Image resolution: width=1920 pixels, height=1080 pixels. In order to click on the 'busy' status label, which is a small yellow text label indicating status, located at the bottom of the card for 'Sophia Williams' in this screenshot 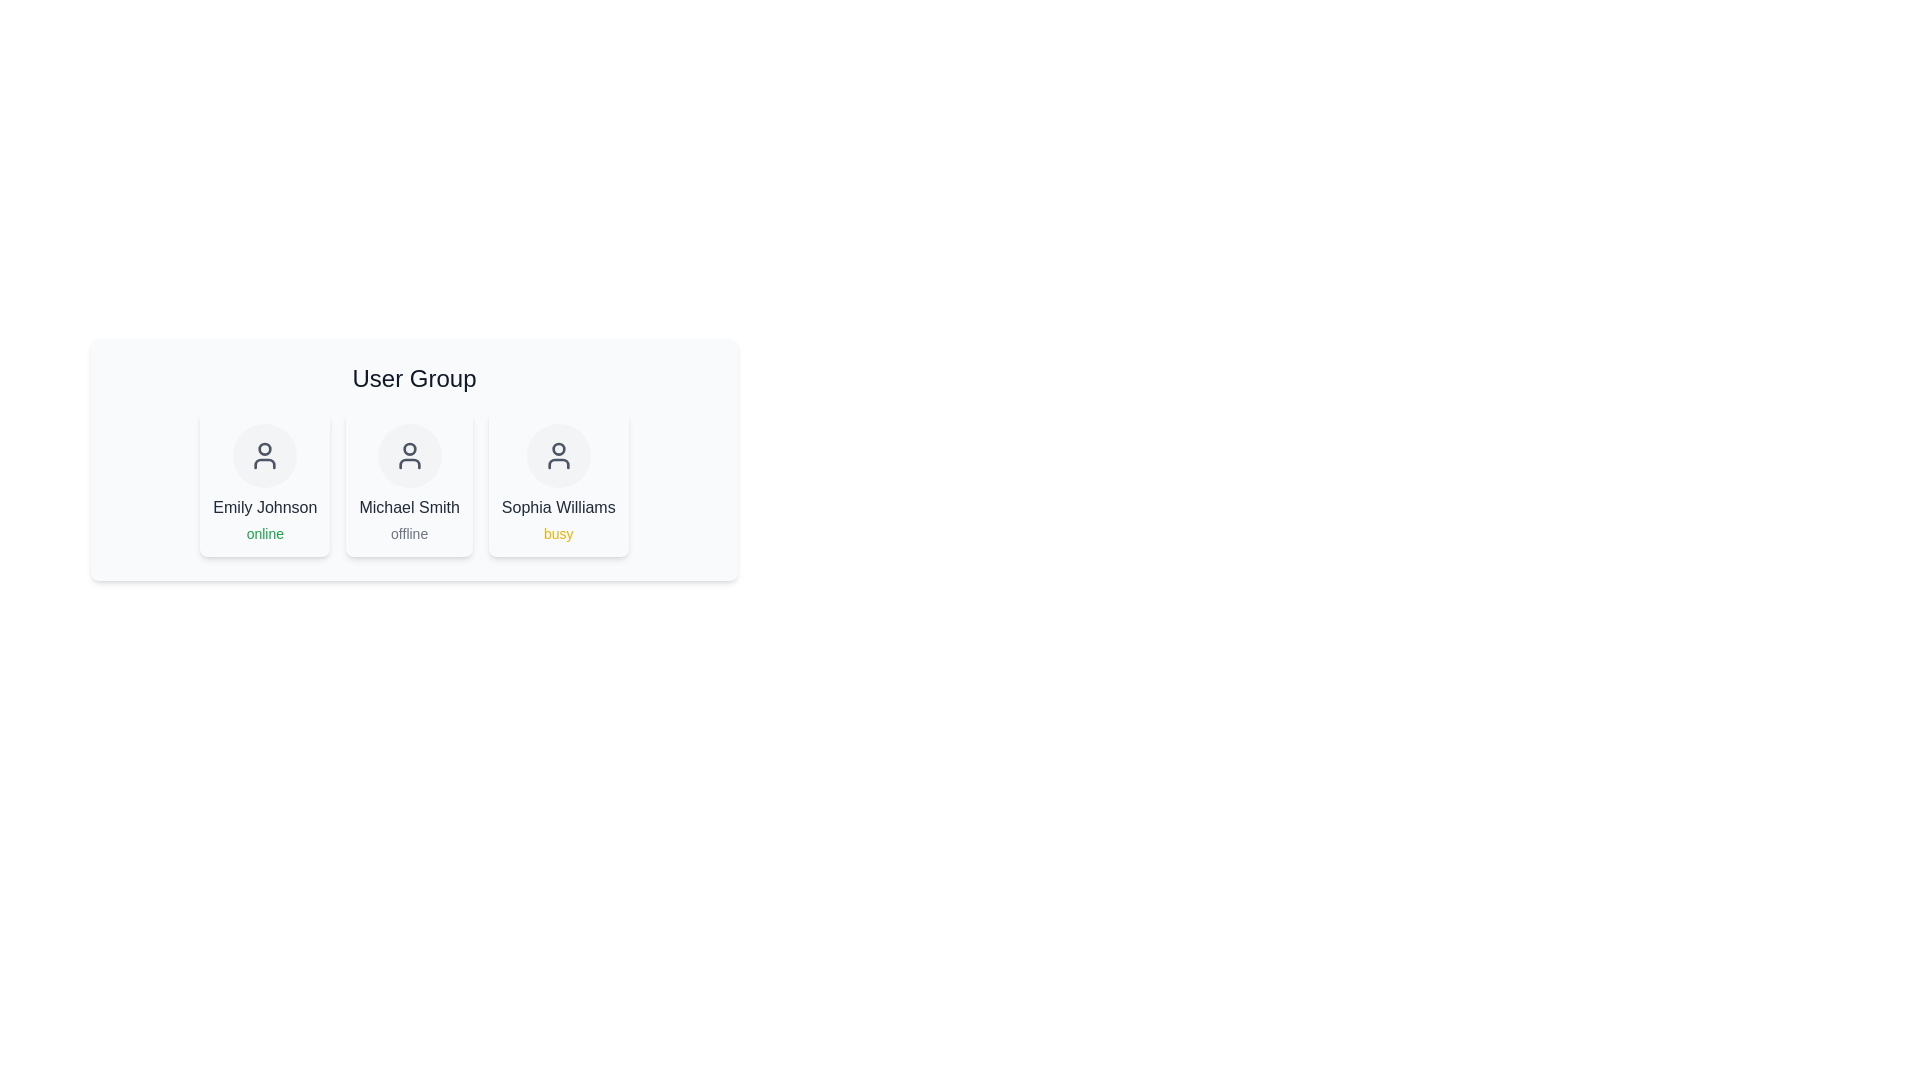, I will do `click(558, 532)`.